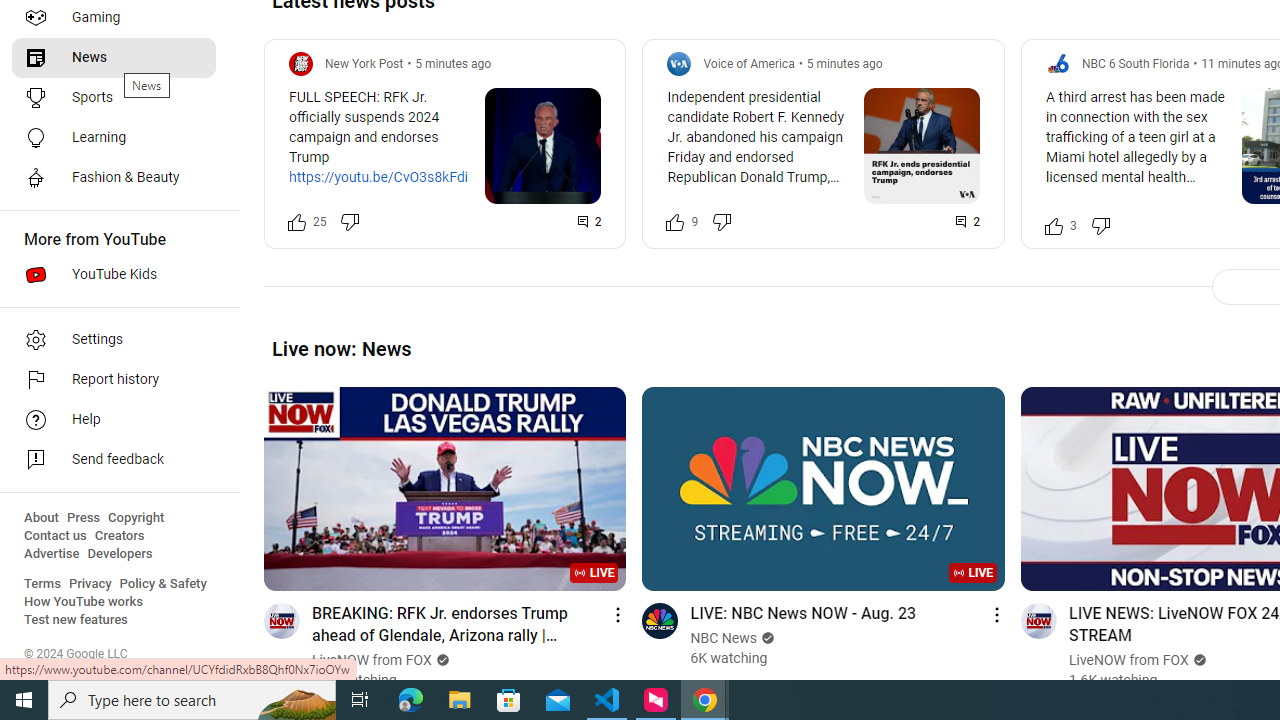 The width and height of the screenshot is (1280, 720). What do you see at coordinates (1052, 225) in the screenshot?
I see `'Like this post along with 3 other people'` at bounding box center [1052, 225].